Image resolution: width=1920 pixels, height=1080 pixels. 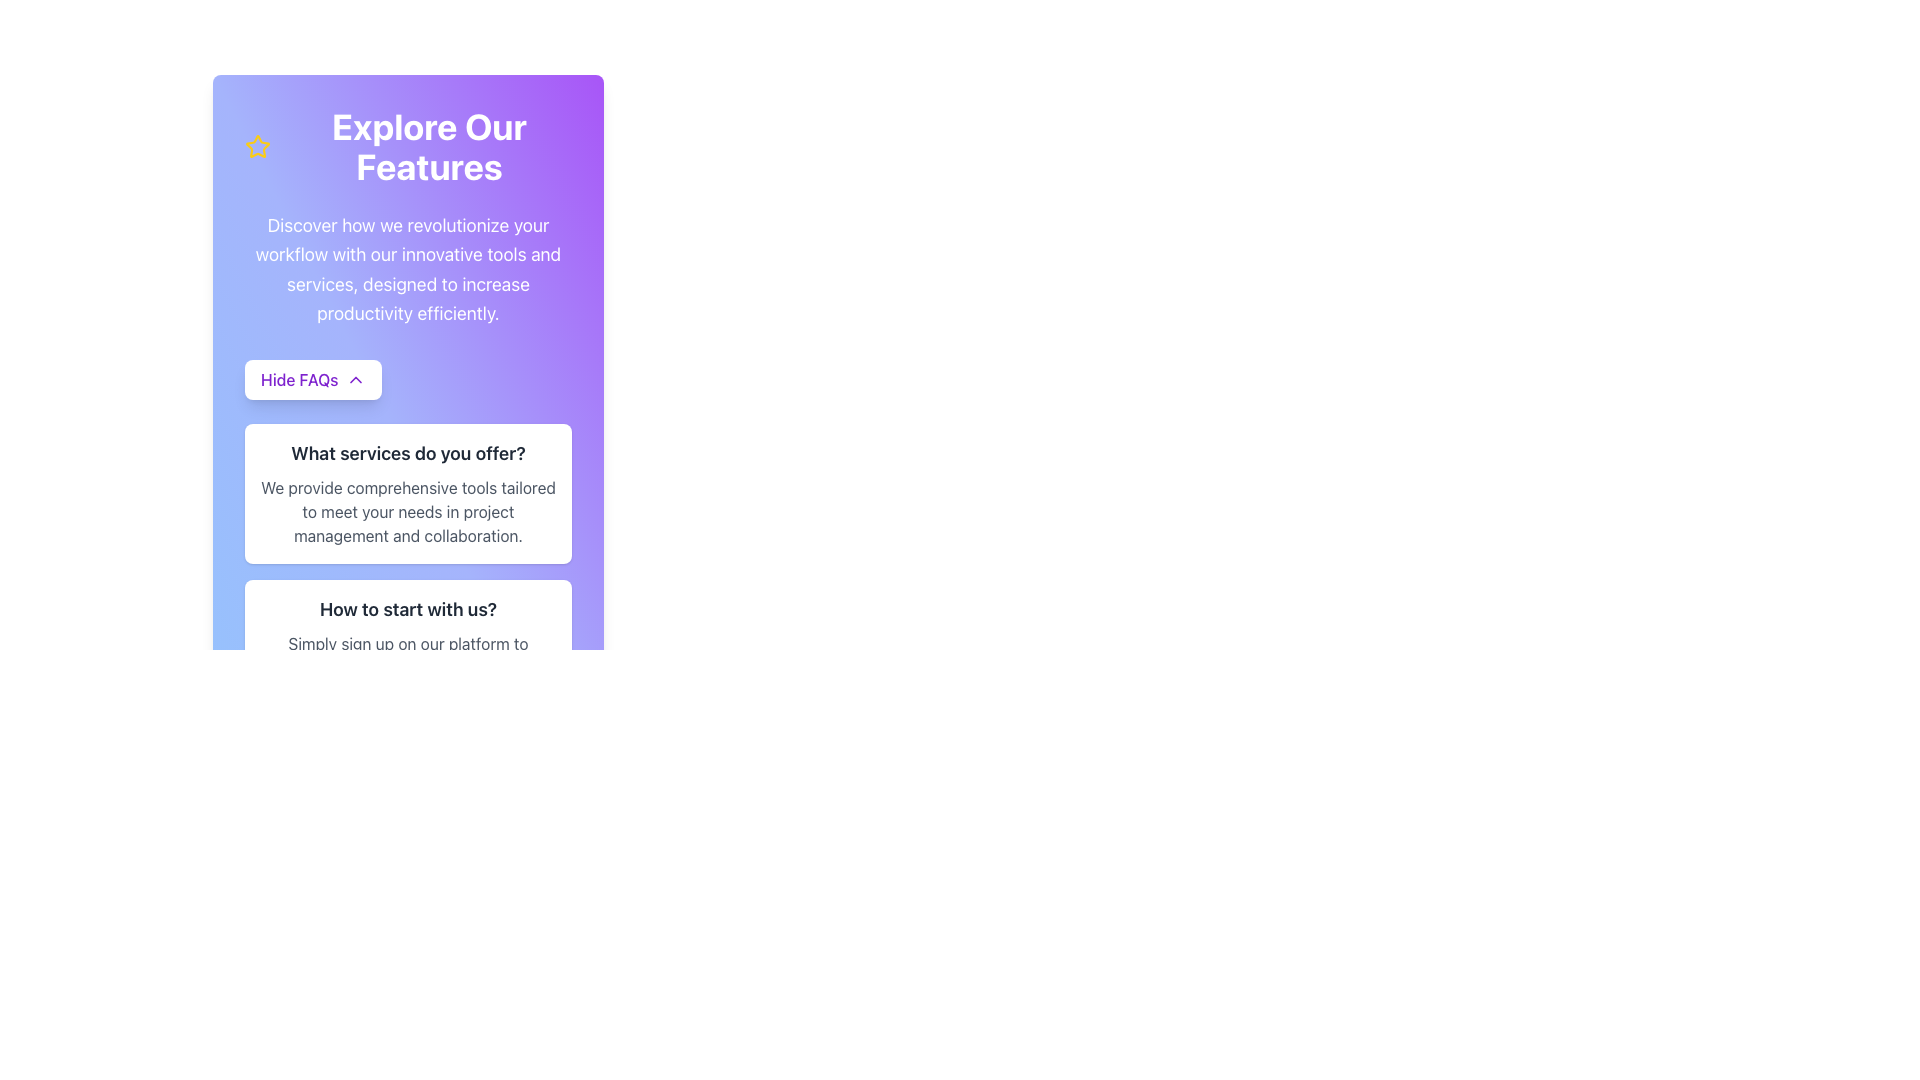 I want to click on information displayed in the Text Content Block, which is the first question in the FAQ section located below the 'Hide FAQs' button, so click(x=407, y=540).